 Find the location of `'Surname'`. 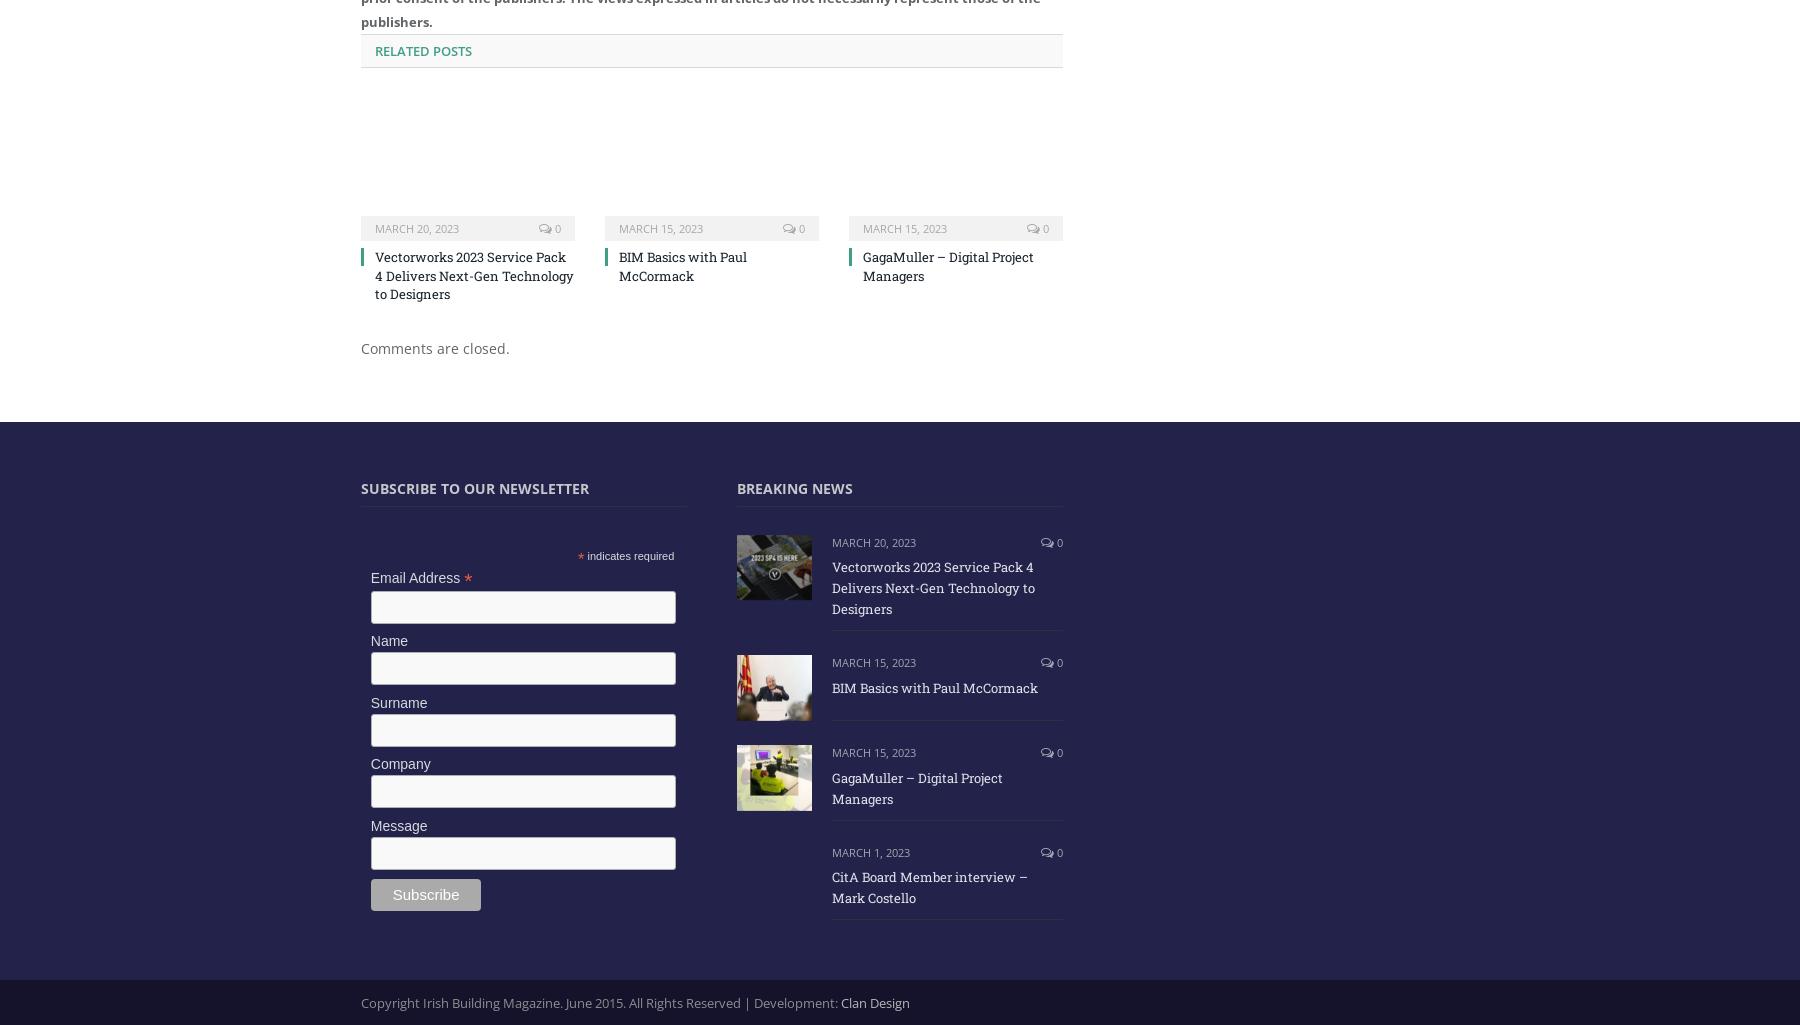

'Surname' is located at coordinates (398, 701).